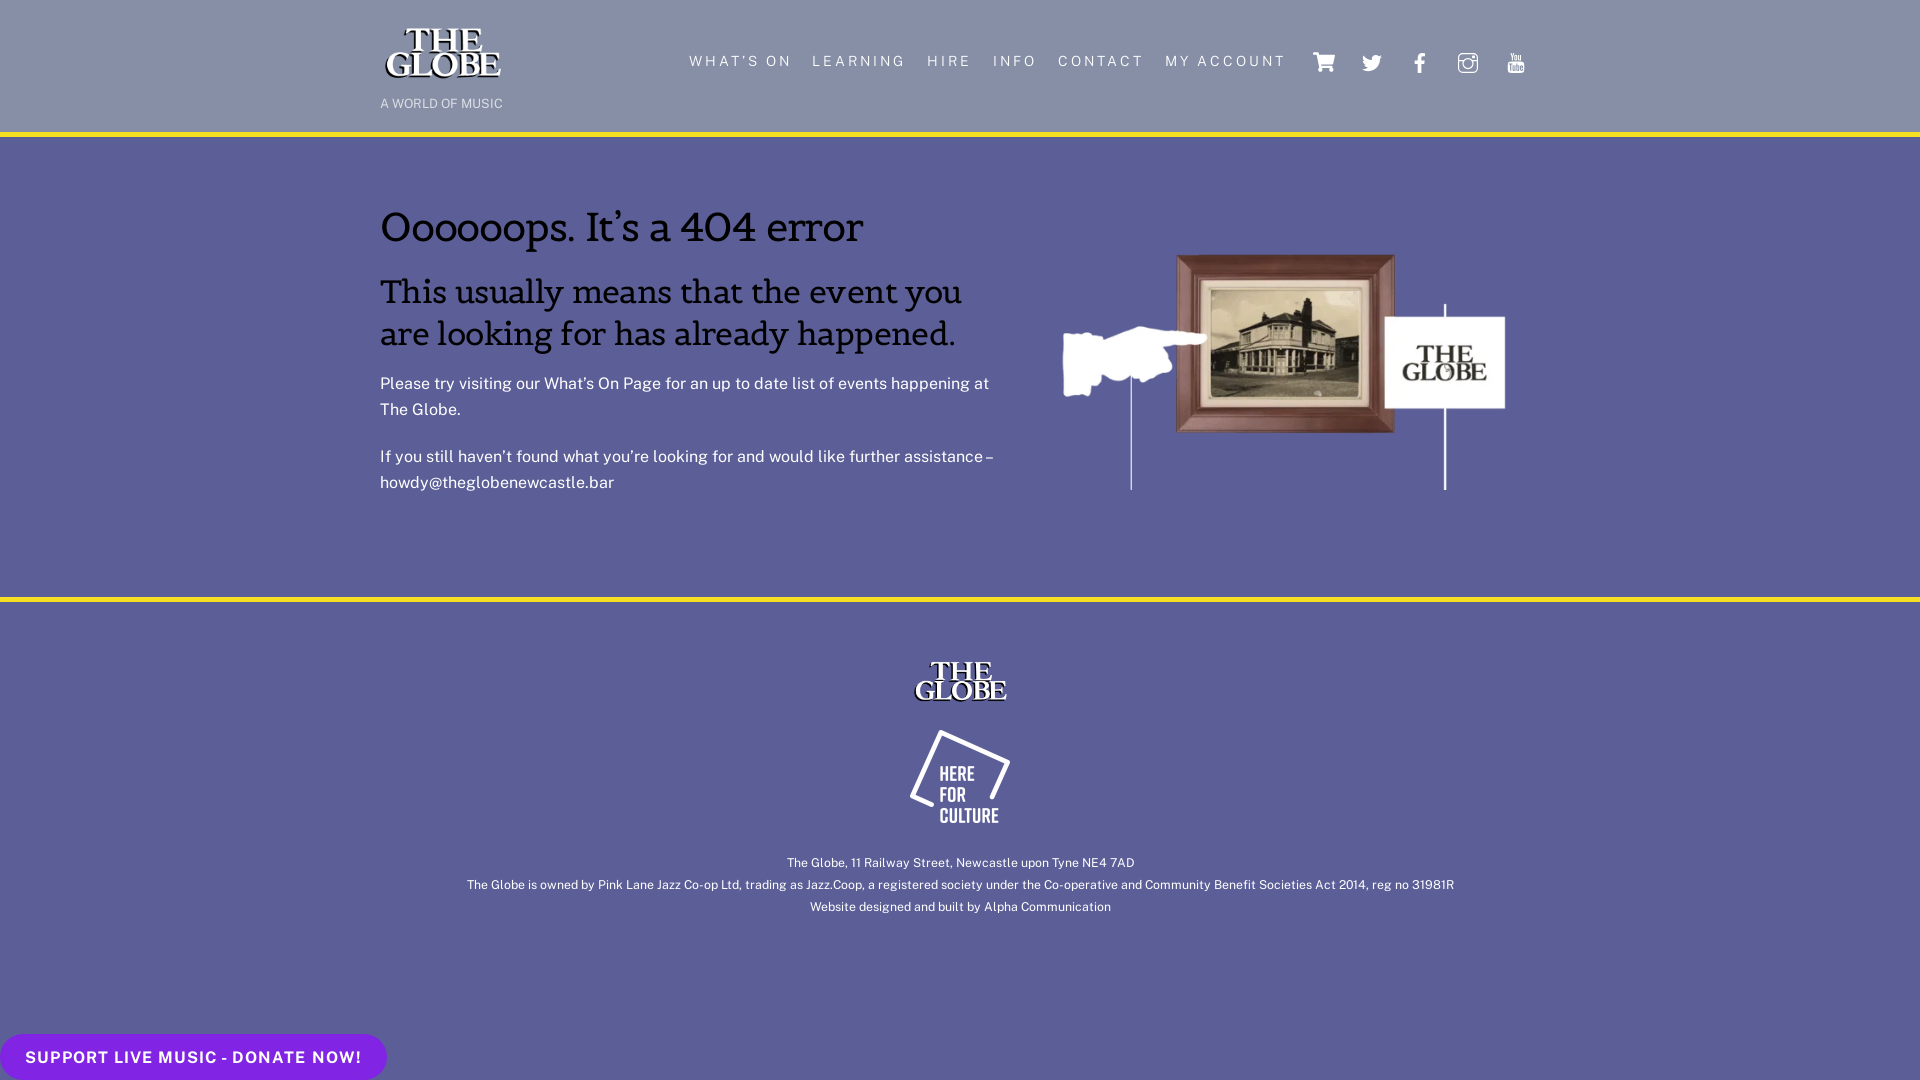 This screenshot has height=1080, width=1920. Describe the element at coordinates (949, 60) in the screenshot. I see `'HIRE'` at that location.